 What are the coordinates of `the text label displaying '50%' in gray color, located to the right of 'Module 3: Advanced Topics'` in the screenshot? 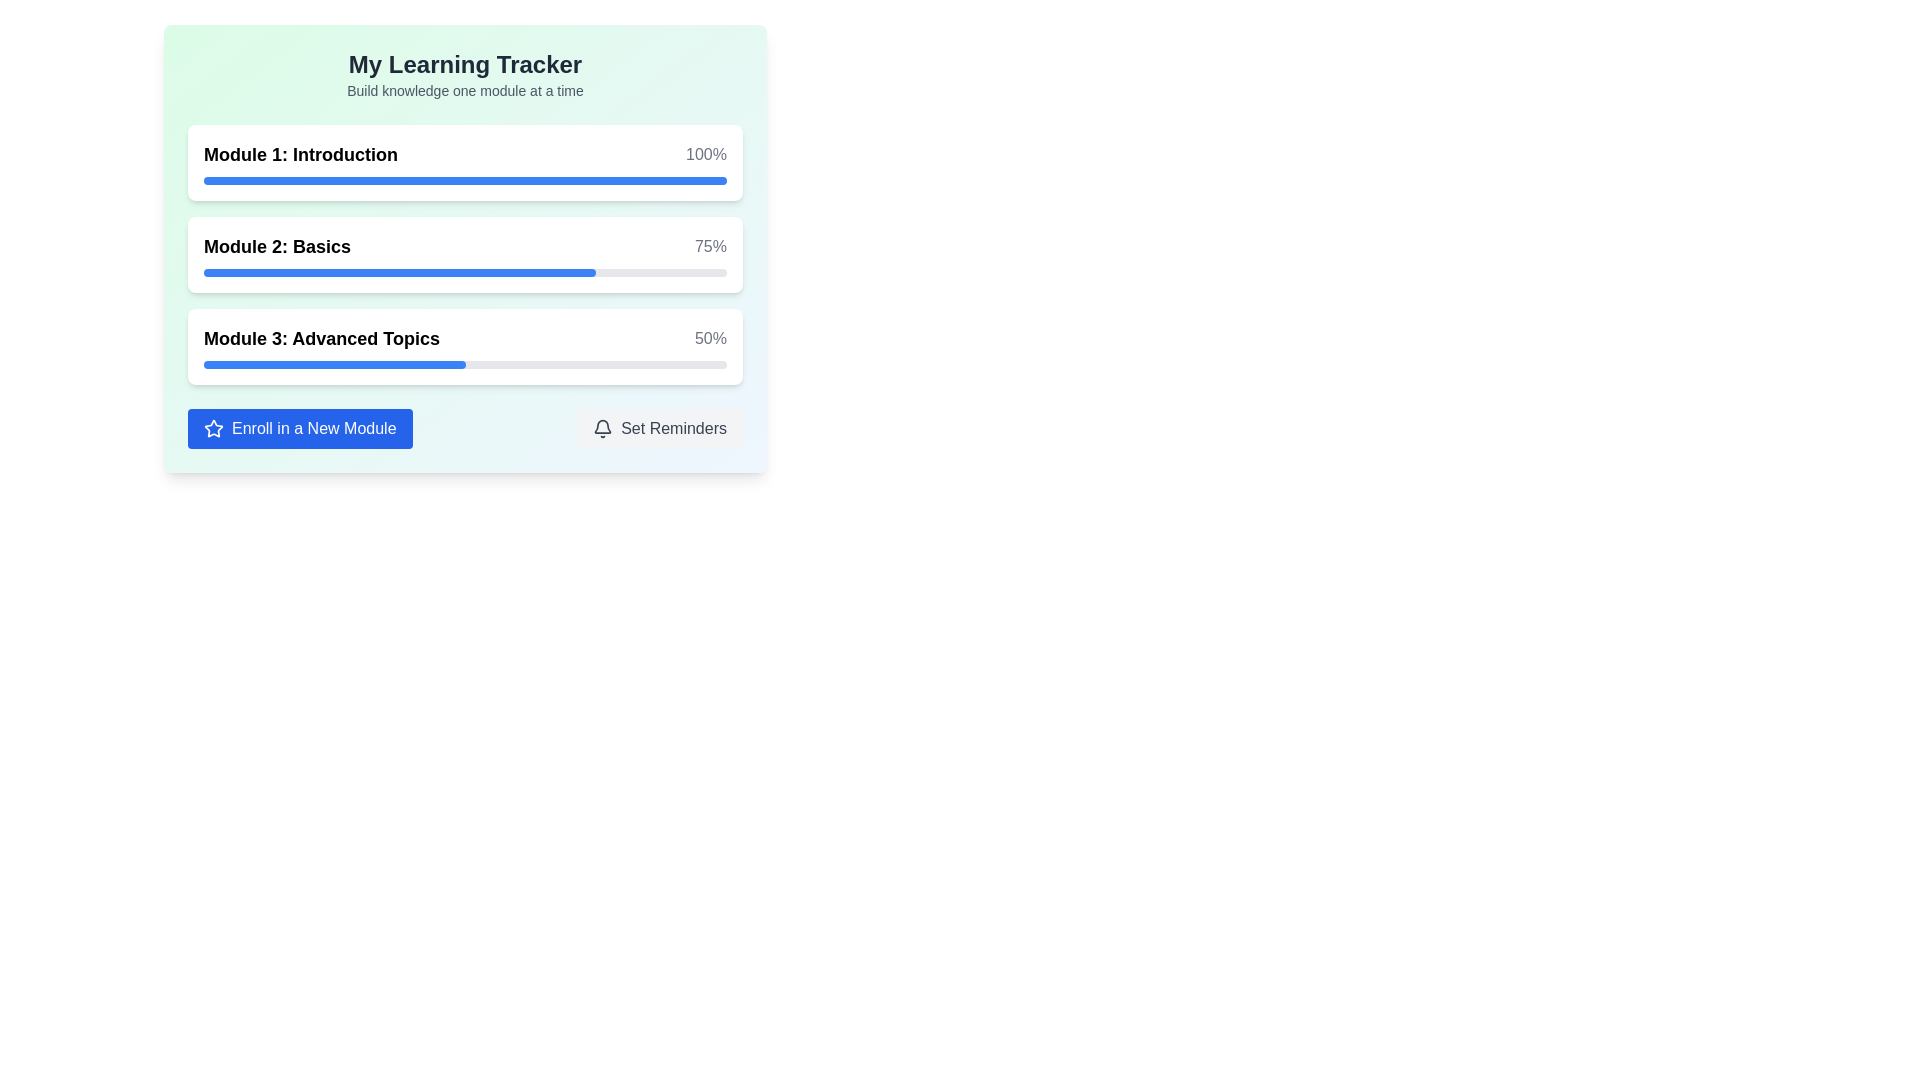 It's located at (710, 338).